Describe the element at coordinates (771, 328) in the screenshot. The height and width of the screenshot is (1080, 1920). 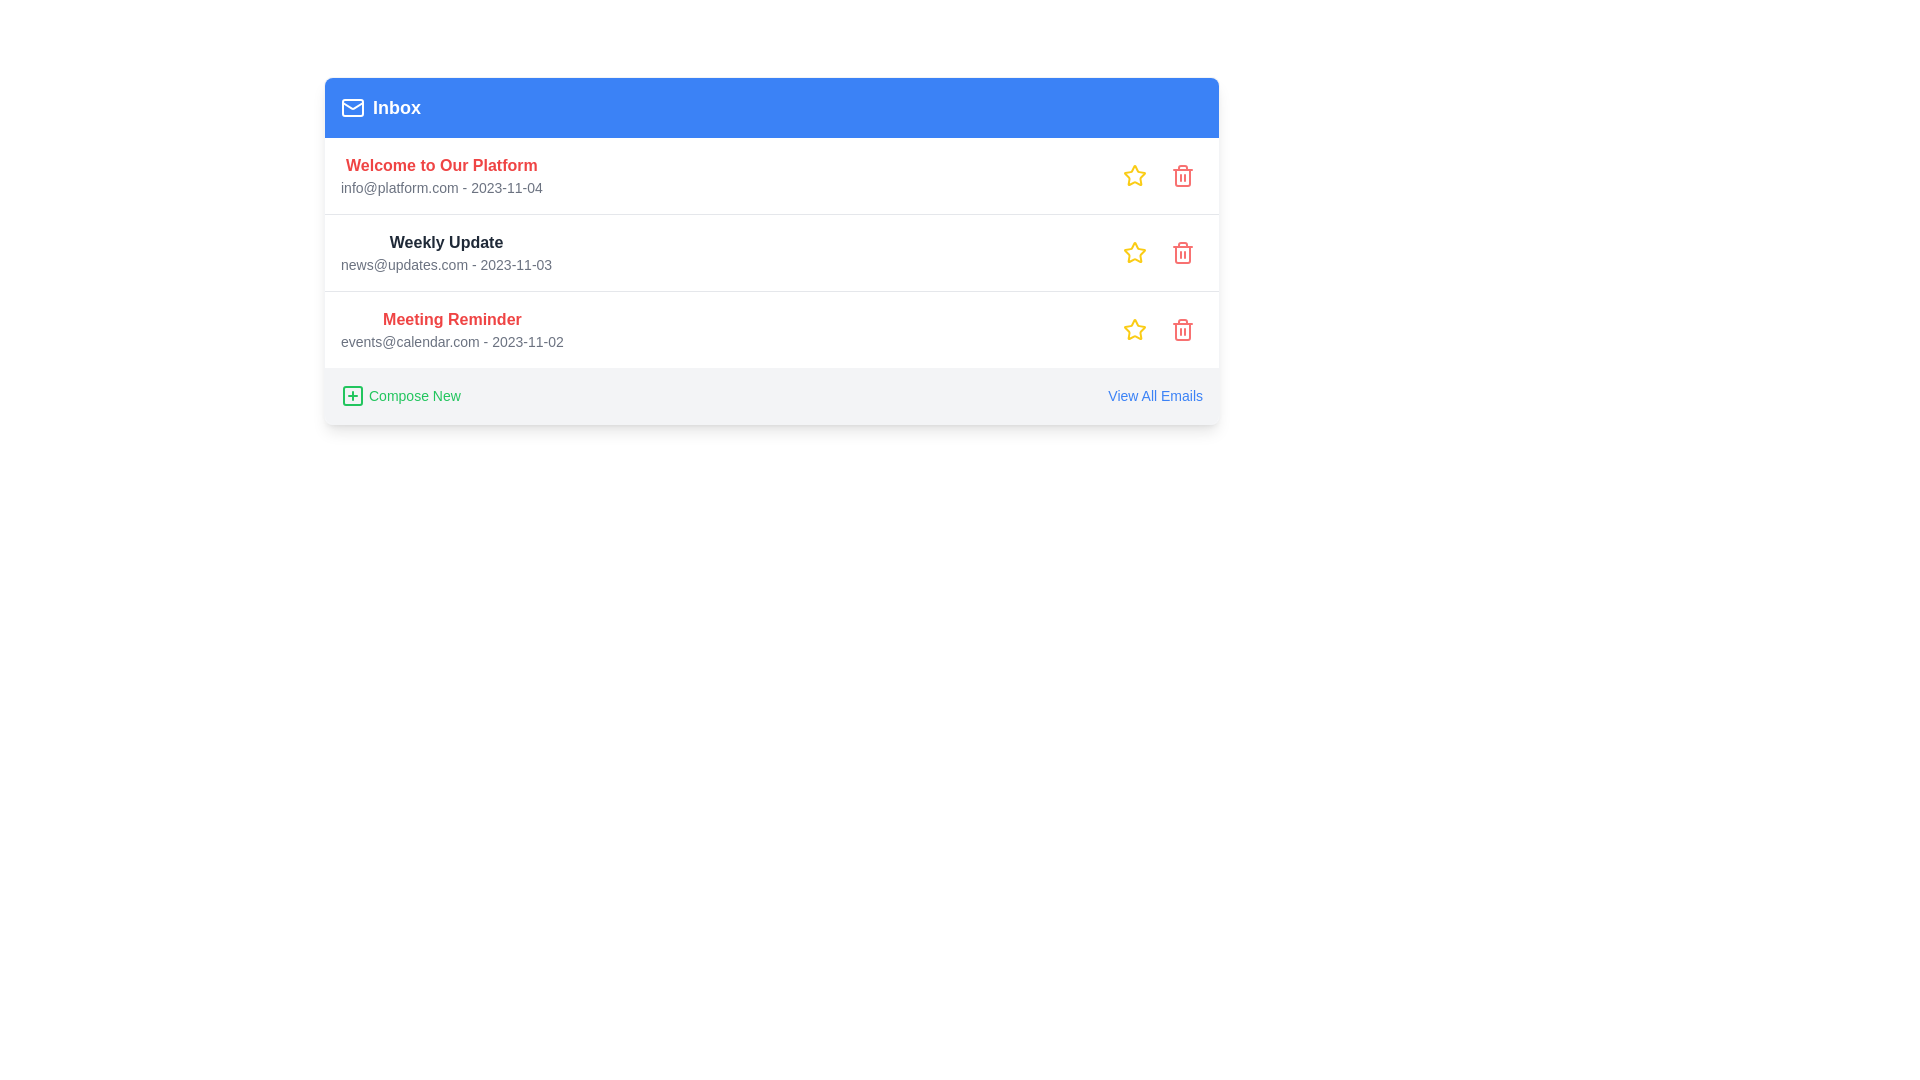
I see `displayed text on the 'Meeting Reminder' message card, which includes the title in bold red text and the subtitle in smaller gray text` at that location.